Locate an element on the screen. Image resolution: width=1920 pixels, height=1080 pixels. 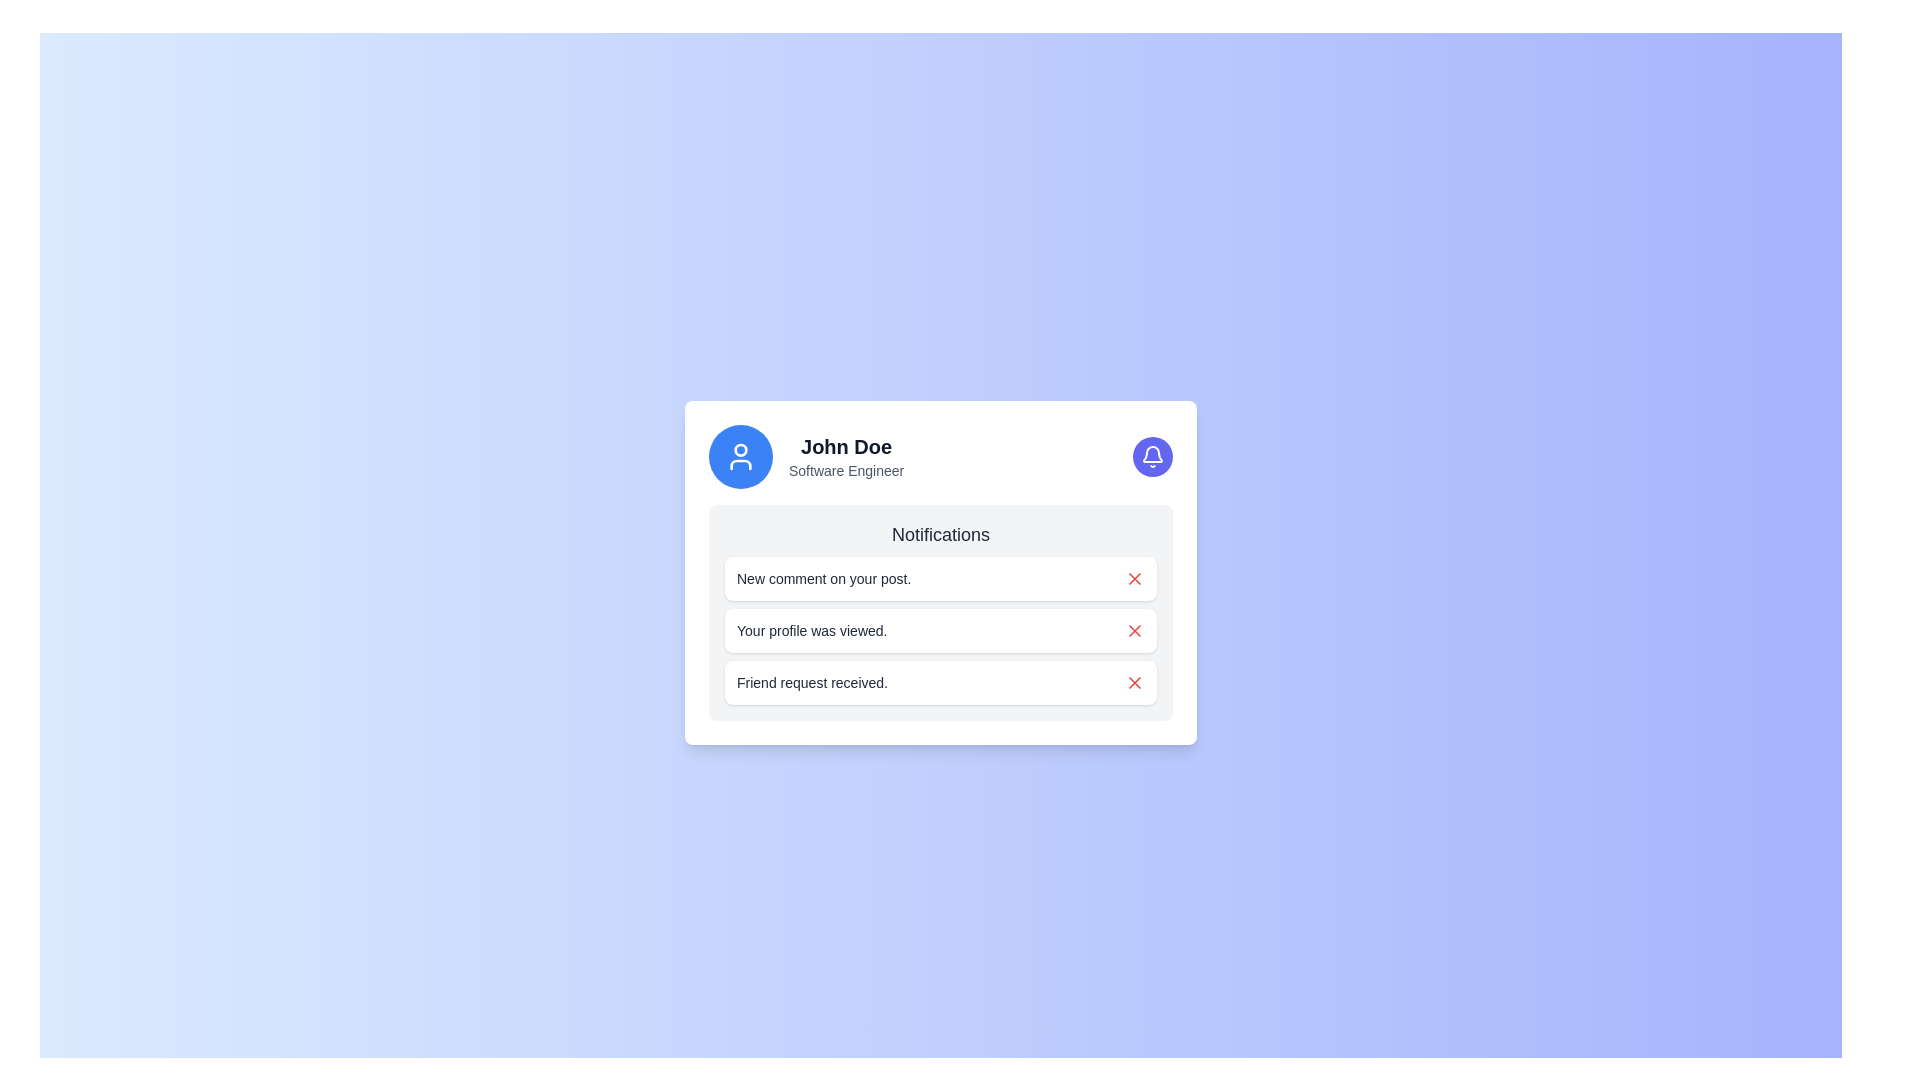
the Label element displaying 'John Doe', which is located at the upper section of the white panel and is styled in bold with a larger font size is located at coordinates (846, 446).